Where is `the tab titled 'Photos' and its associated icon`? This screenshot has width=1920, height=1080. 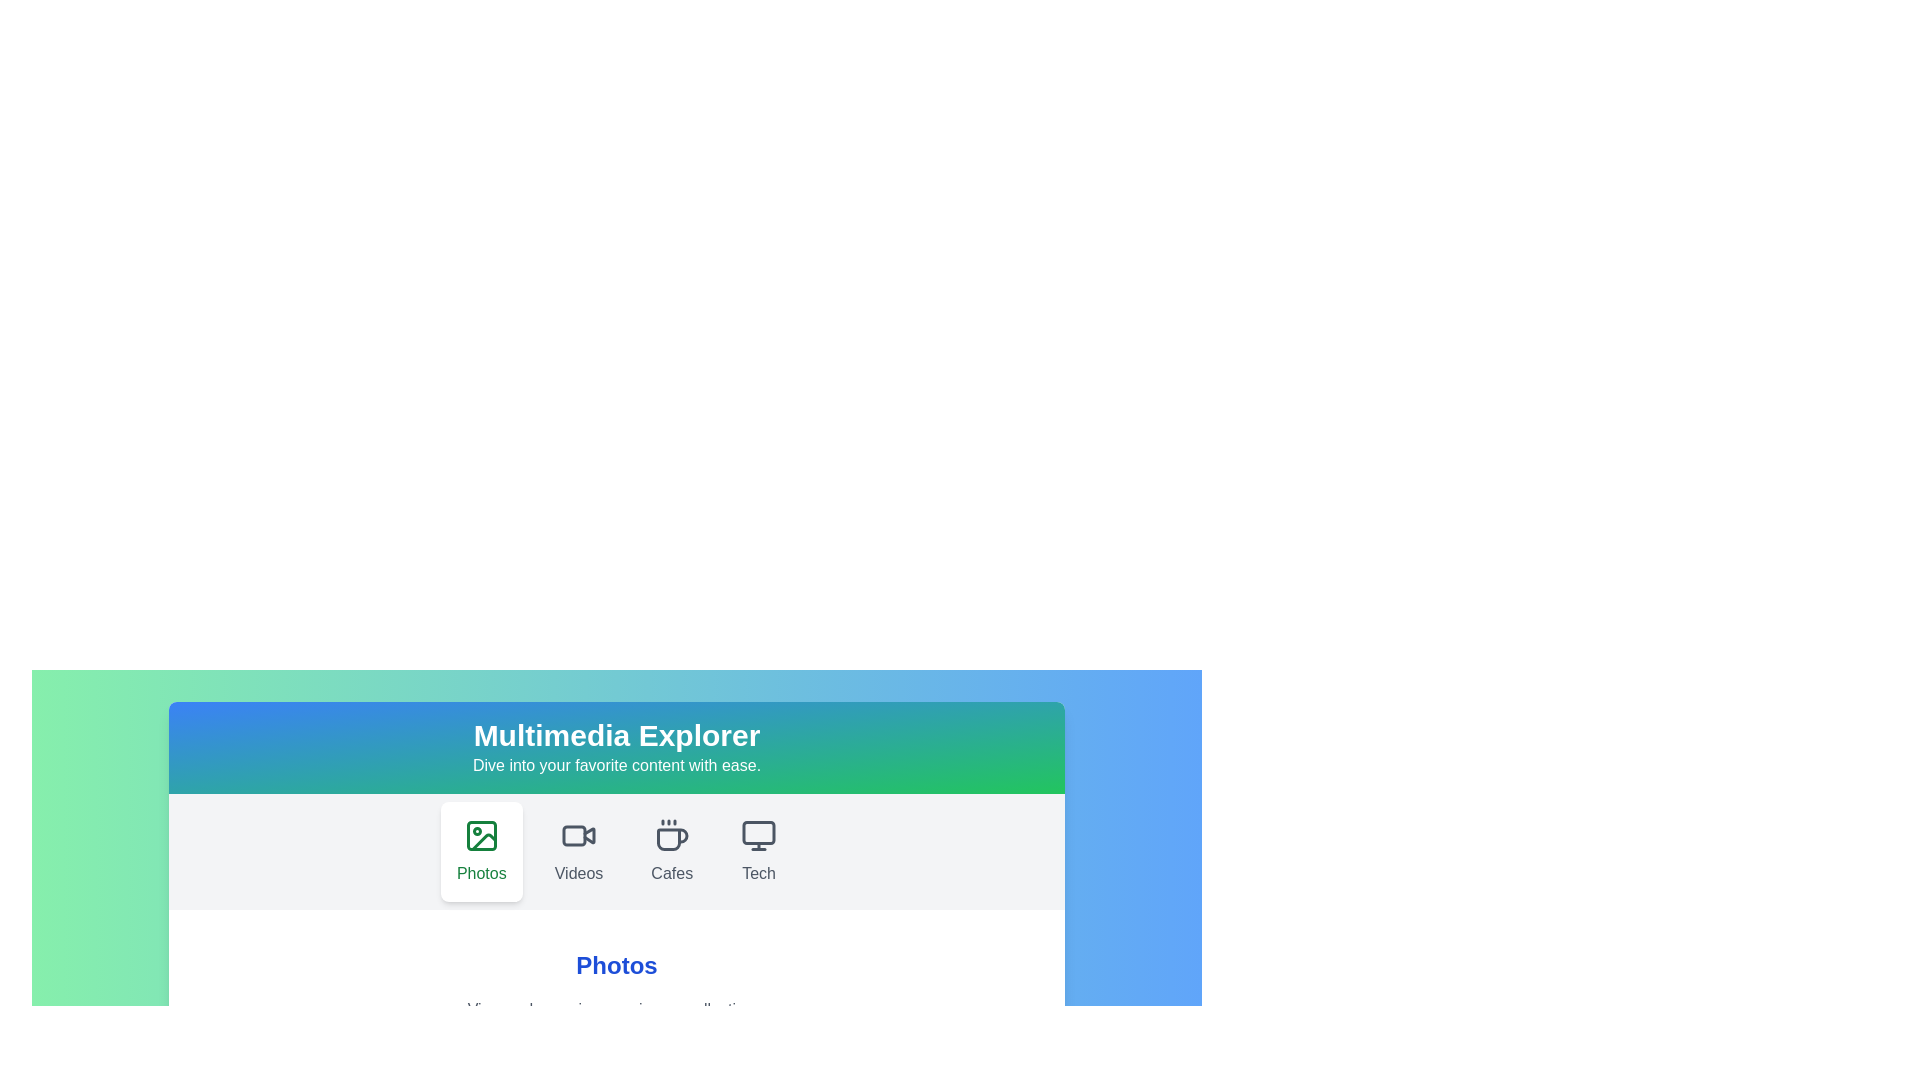 the tab titled 'Photos' and its associated icon is located at coordinates (481, 852).